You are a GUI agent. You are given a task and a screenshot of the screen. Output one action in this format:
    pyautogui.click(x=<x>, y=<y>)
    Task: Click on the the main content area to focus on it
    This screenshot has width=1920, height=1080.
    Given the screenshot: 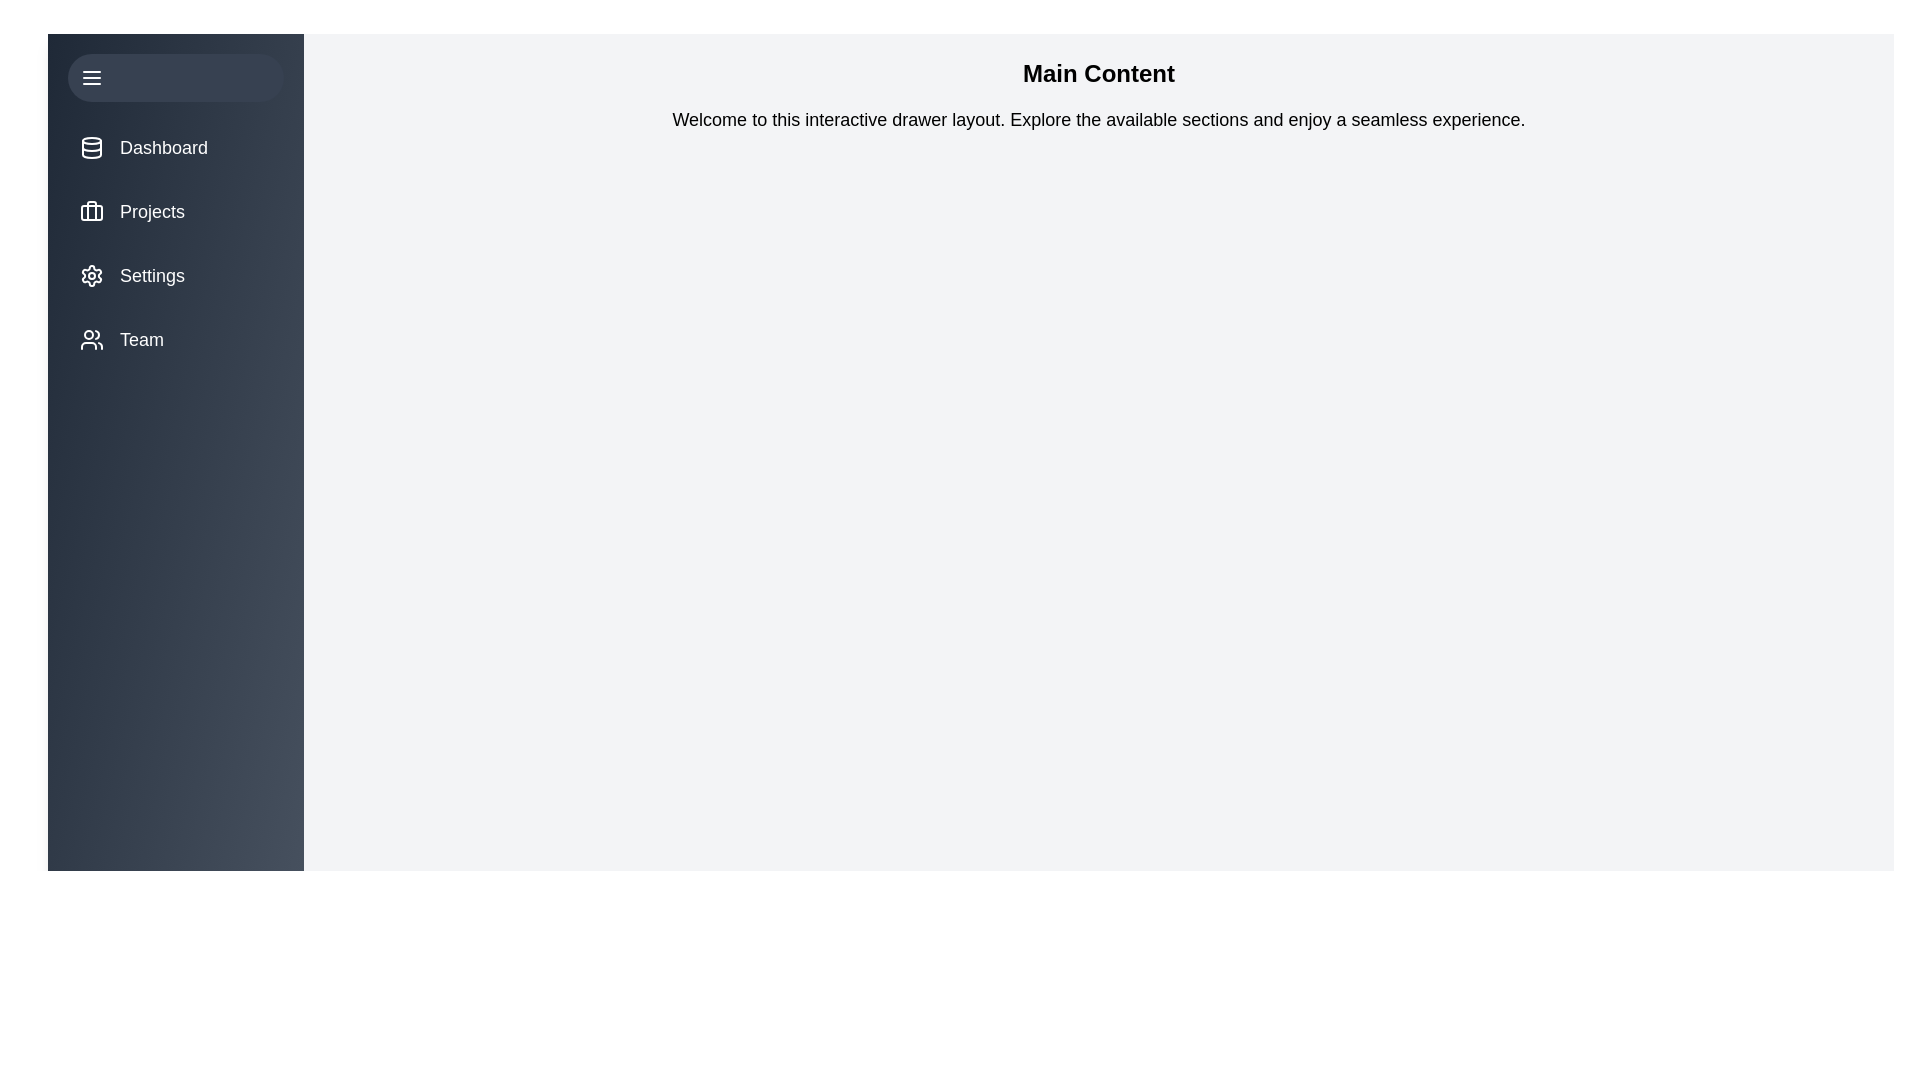 What is the action you would take?
    pyautogui.click(x=1098, y=574)
    